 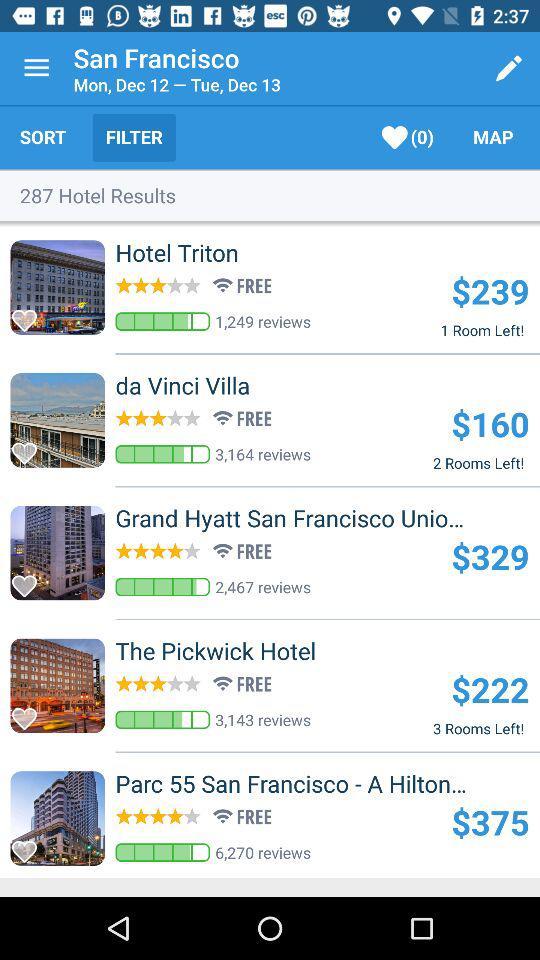 What do you see at coordinates (489, 289) in the screenshot?
I see `icon above 1 room left! icon` at bounding box center [489, 289].